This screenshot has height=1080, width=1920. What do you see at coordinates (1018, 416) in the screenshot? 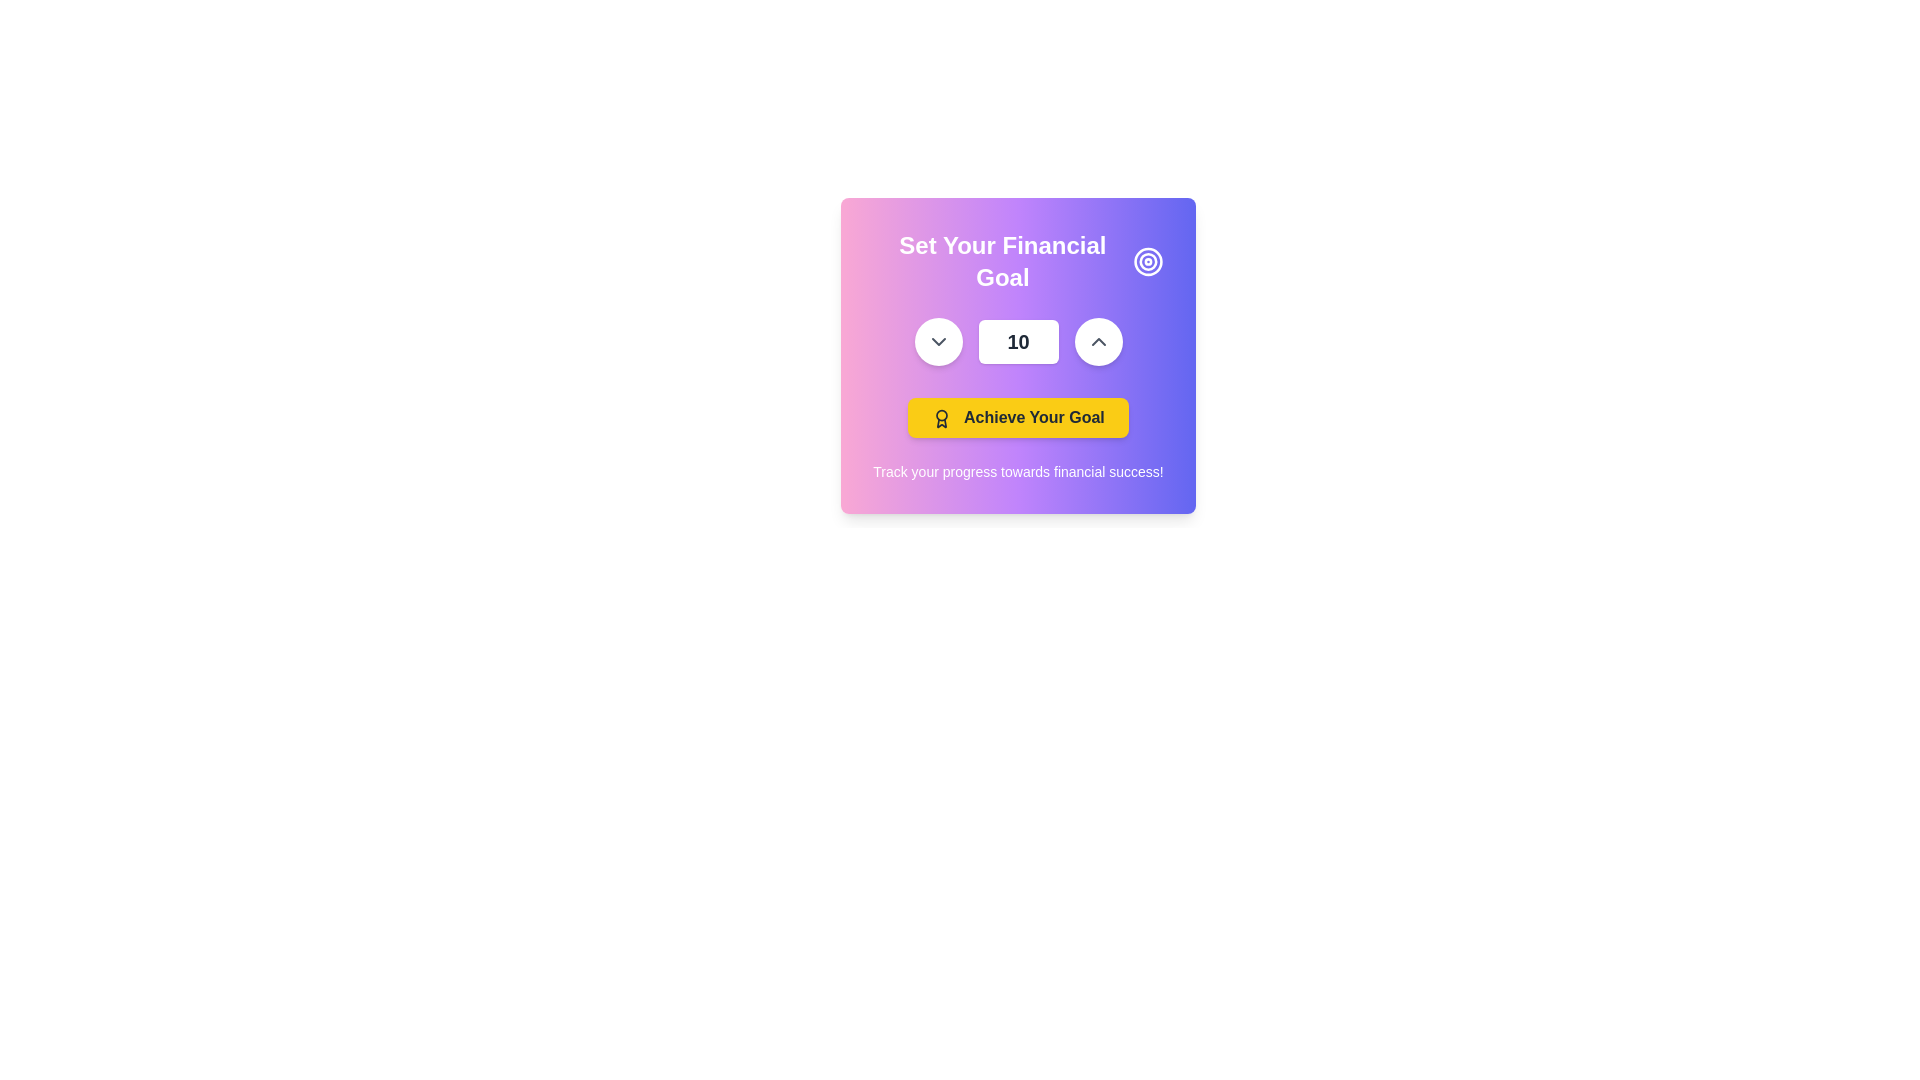
I see `the confirmation button located at the bottom center of the 'Set Your Financial Goal' panel to change its color` at bounding box center [1018, 416].